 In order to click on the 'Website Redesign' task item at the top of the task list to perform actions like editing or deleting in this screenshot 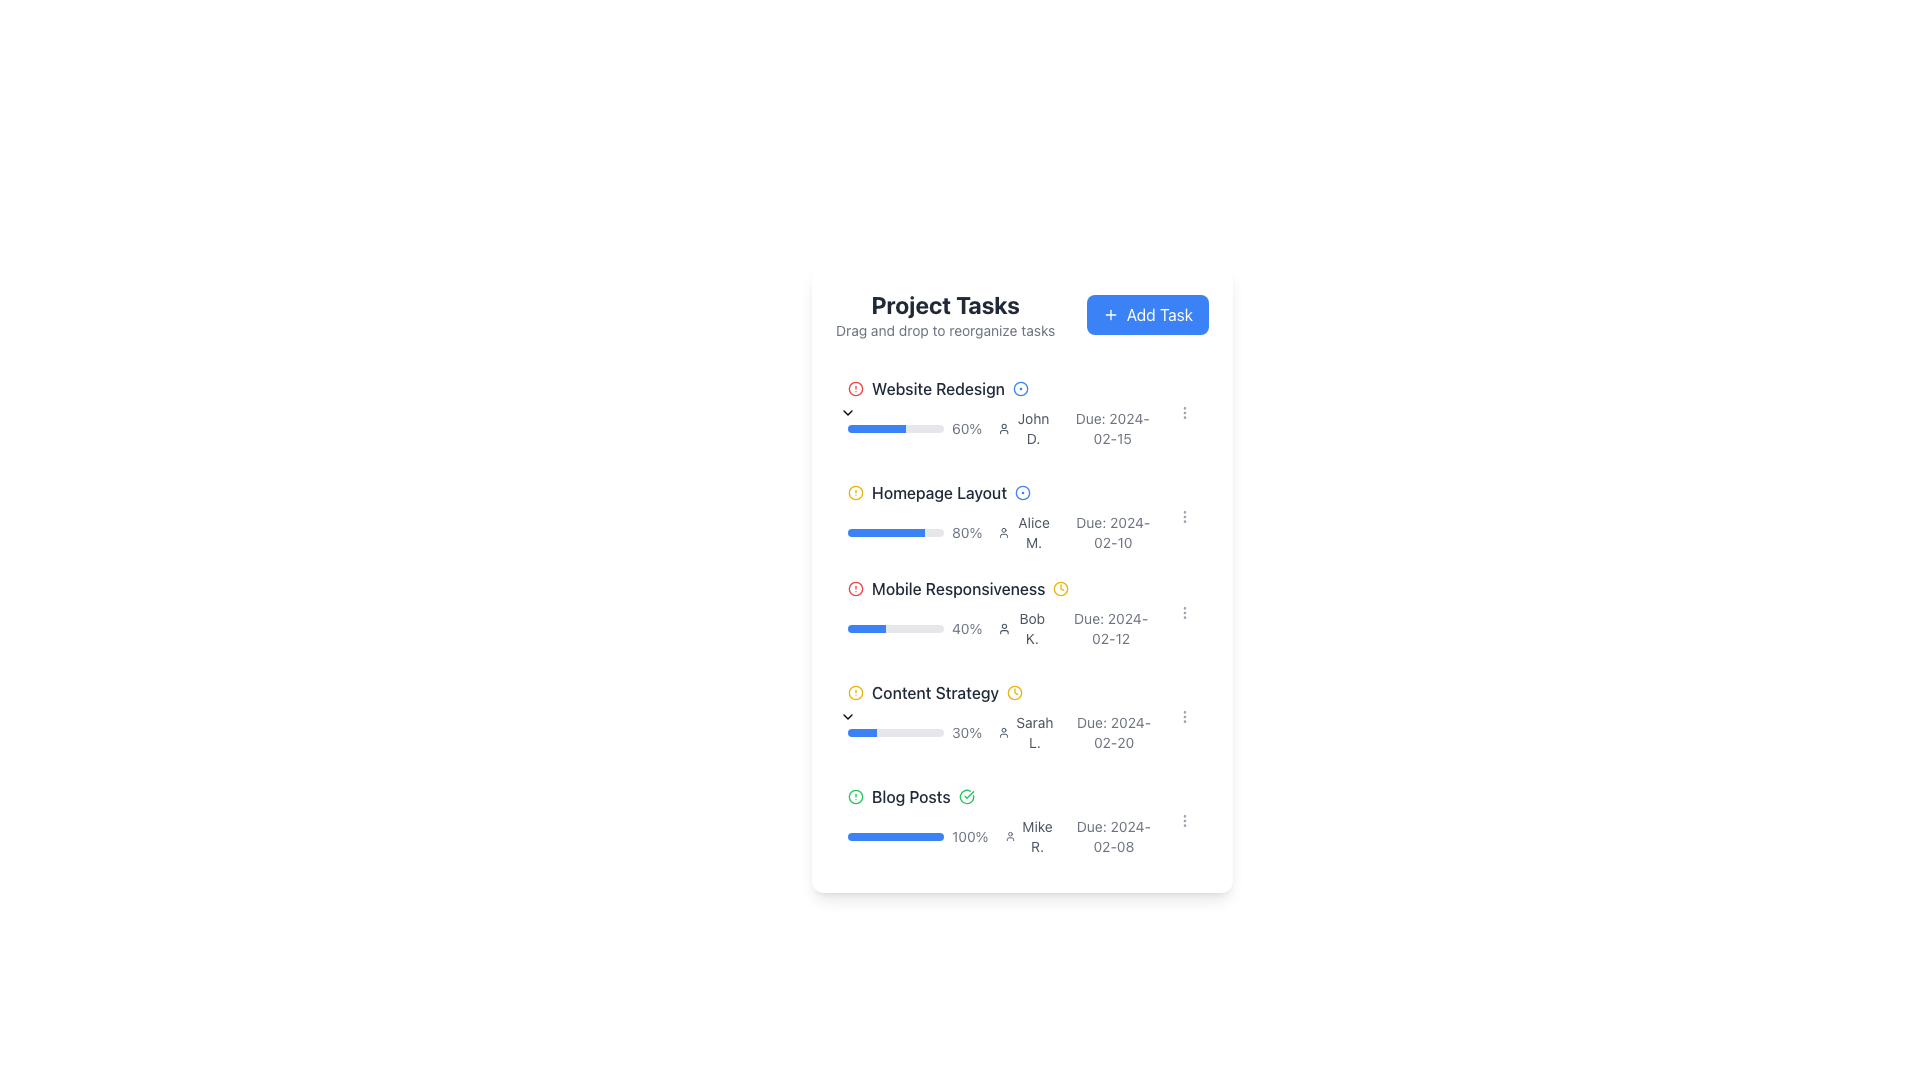, I will do `click(1022, 411)`.